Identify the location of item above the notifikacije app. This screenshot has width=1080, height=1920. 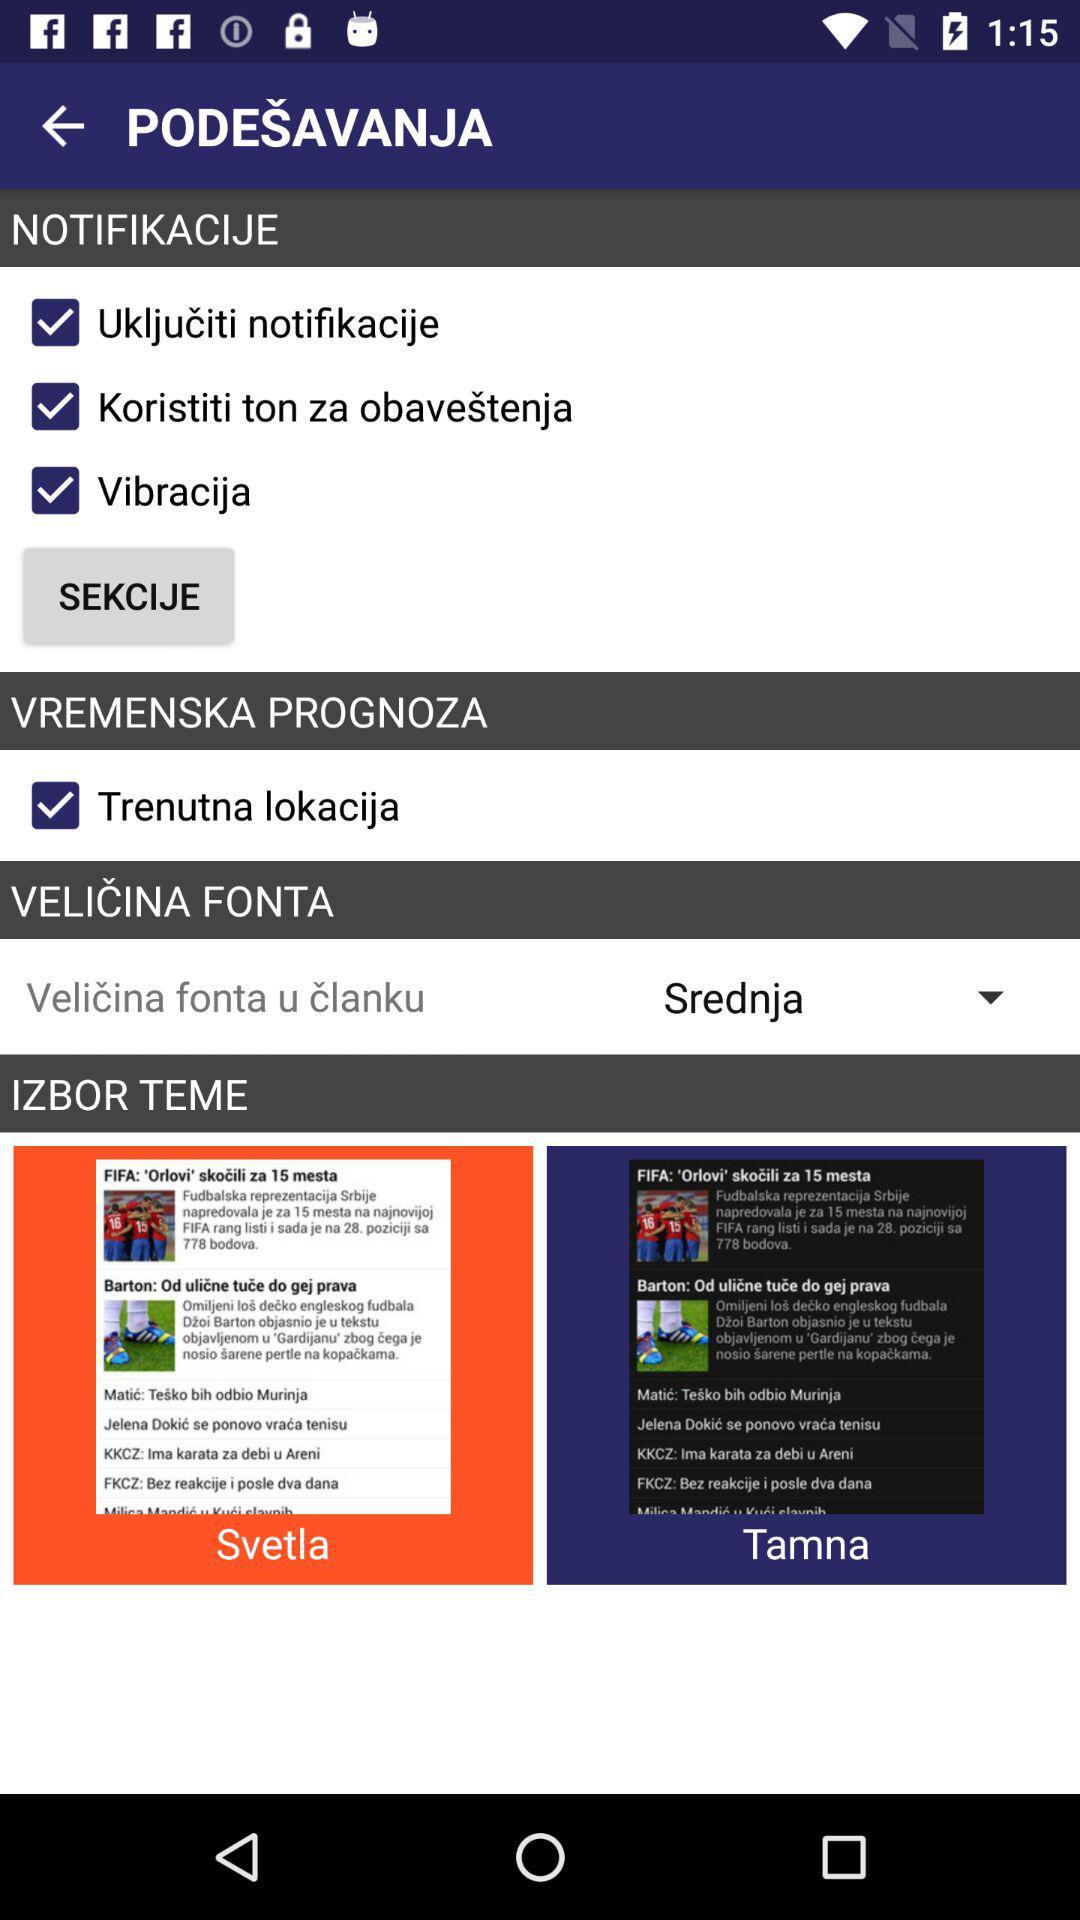
(61, 124).